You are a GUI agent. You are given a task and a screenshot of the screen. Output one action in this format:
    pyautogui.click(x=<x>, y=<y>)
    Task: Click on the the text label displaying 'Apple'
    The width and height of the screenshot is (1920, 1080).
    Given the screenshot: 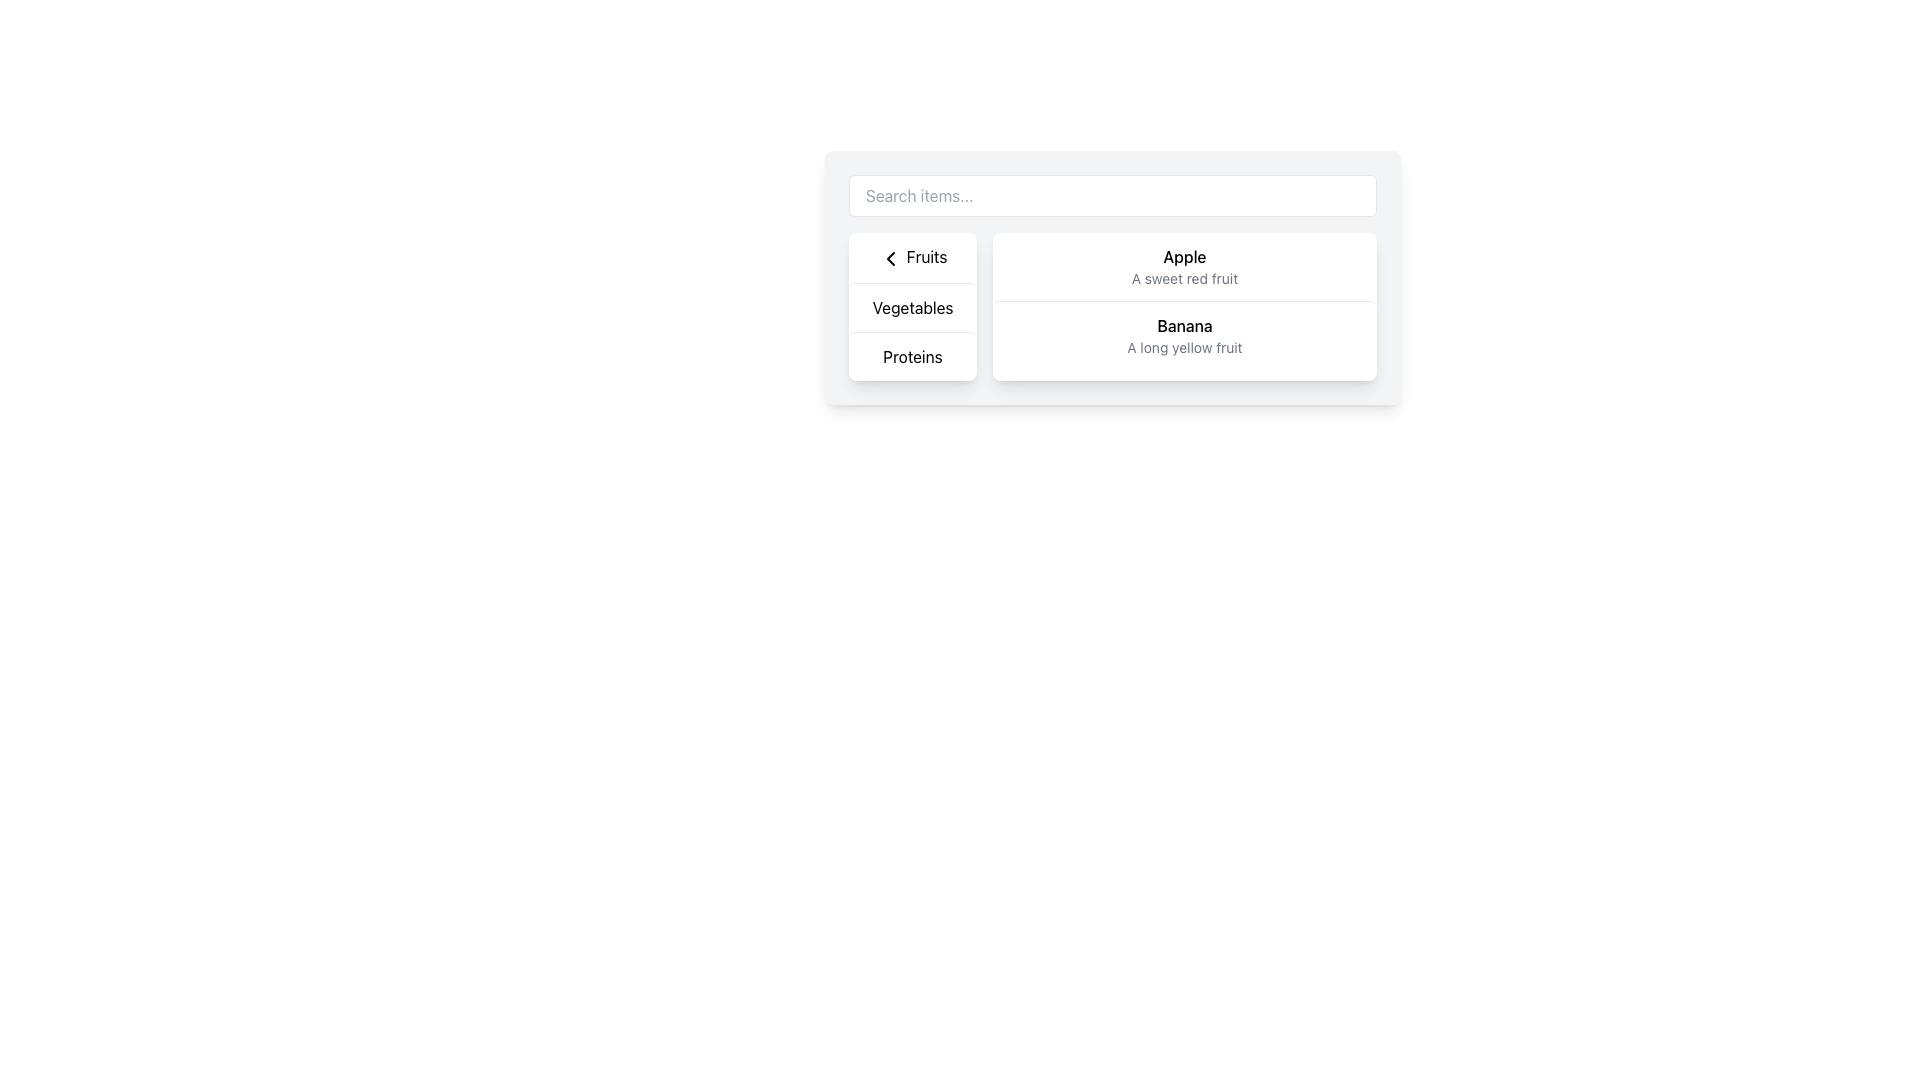 What is the action you would take?
    pyautogui.click(x=1185, y=256)
    